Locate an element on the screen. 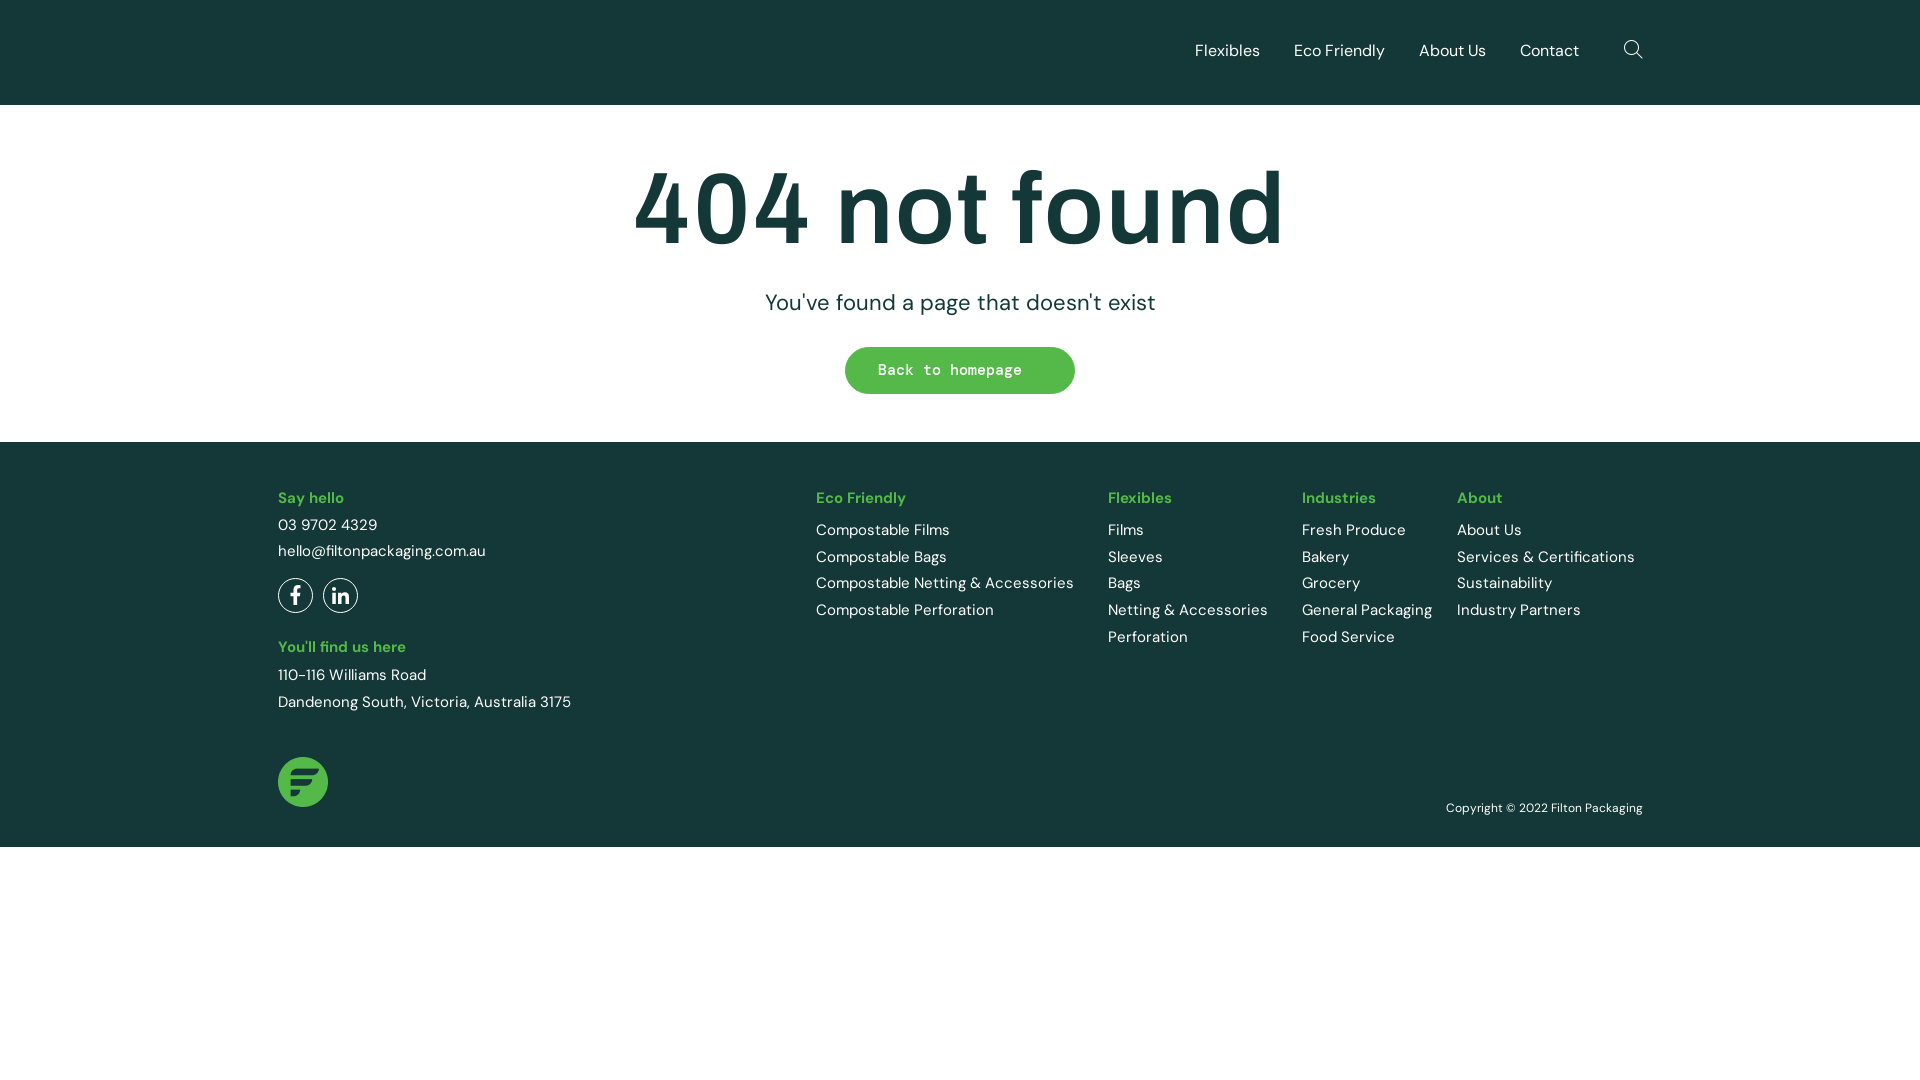 The height and width of the screenshot is (1080, 1920). 'Netting & Accessories' is located at coordinates (1187, 608).